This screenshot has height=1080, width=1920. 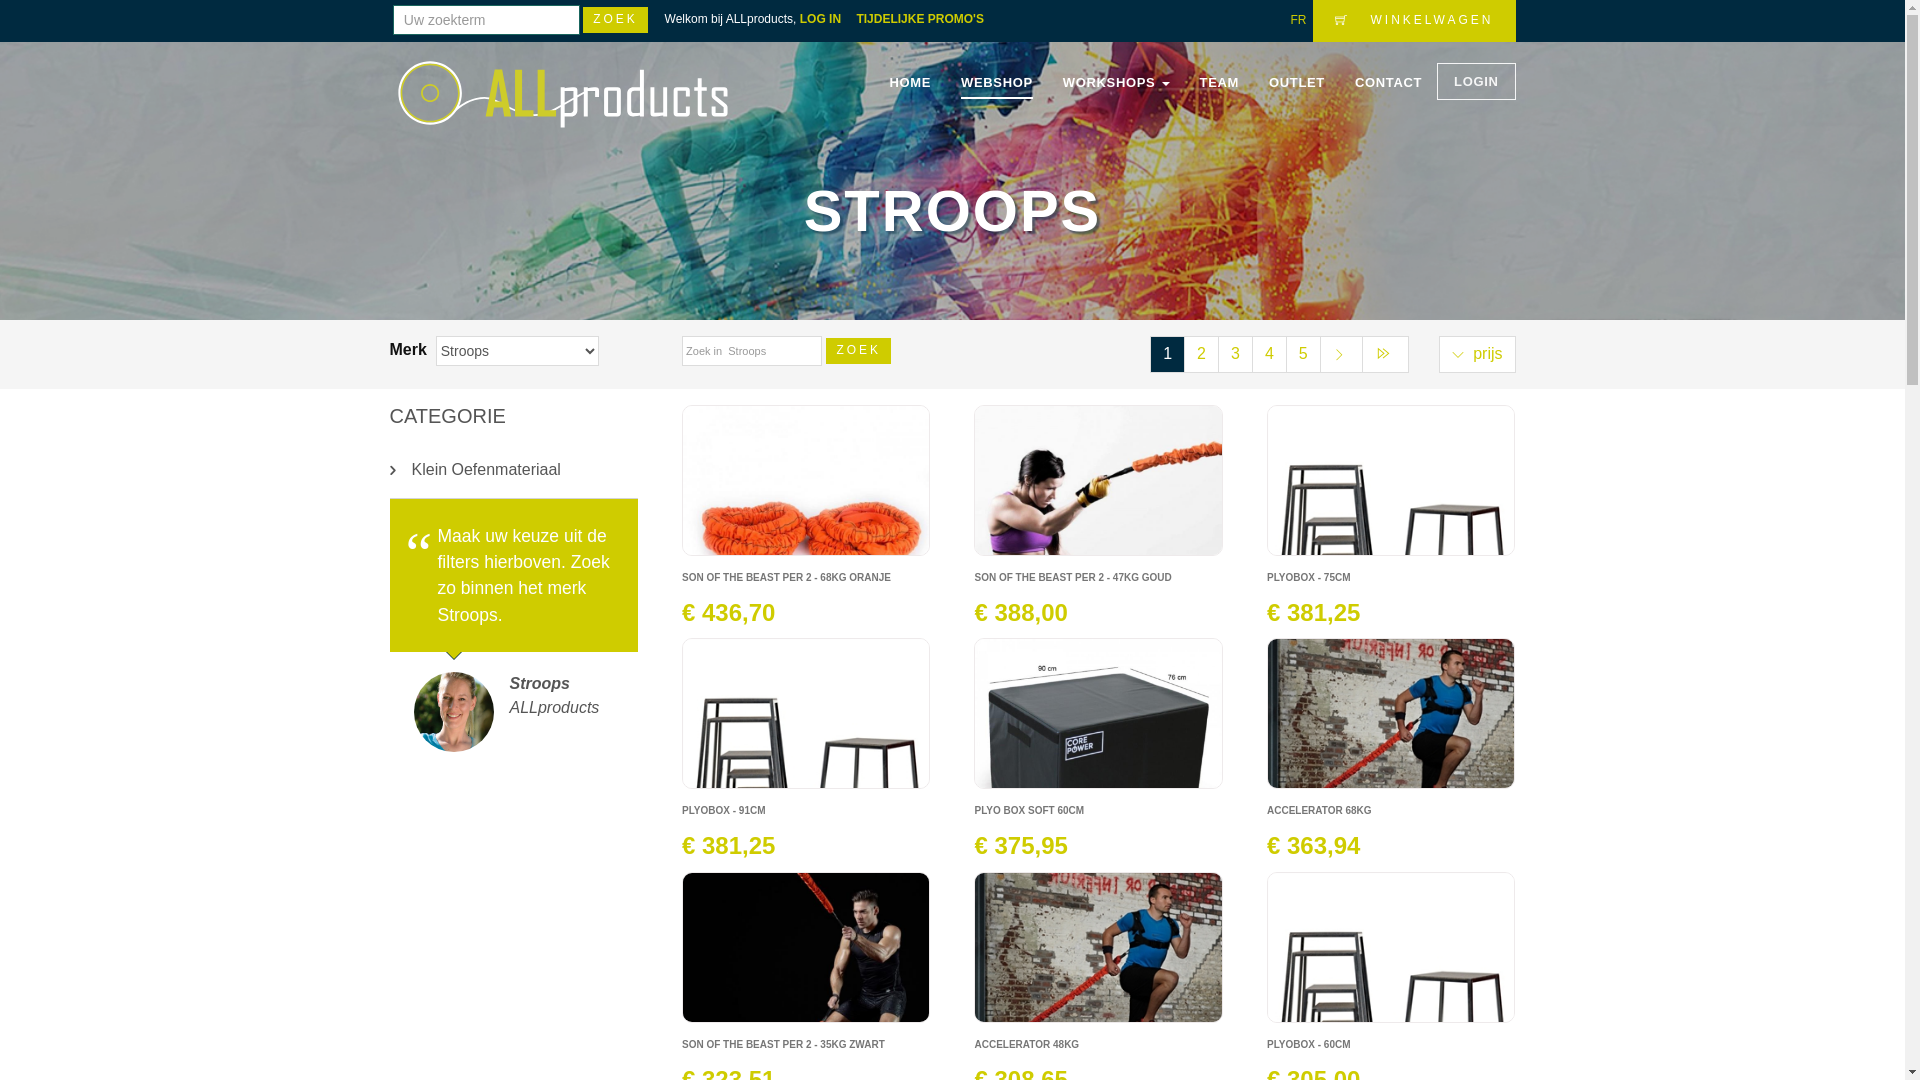 What do you see at coordinates (1268, 353) in the screenshot?
I see `'4'` at bounding box center [1268, 353].